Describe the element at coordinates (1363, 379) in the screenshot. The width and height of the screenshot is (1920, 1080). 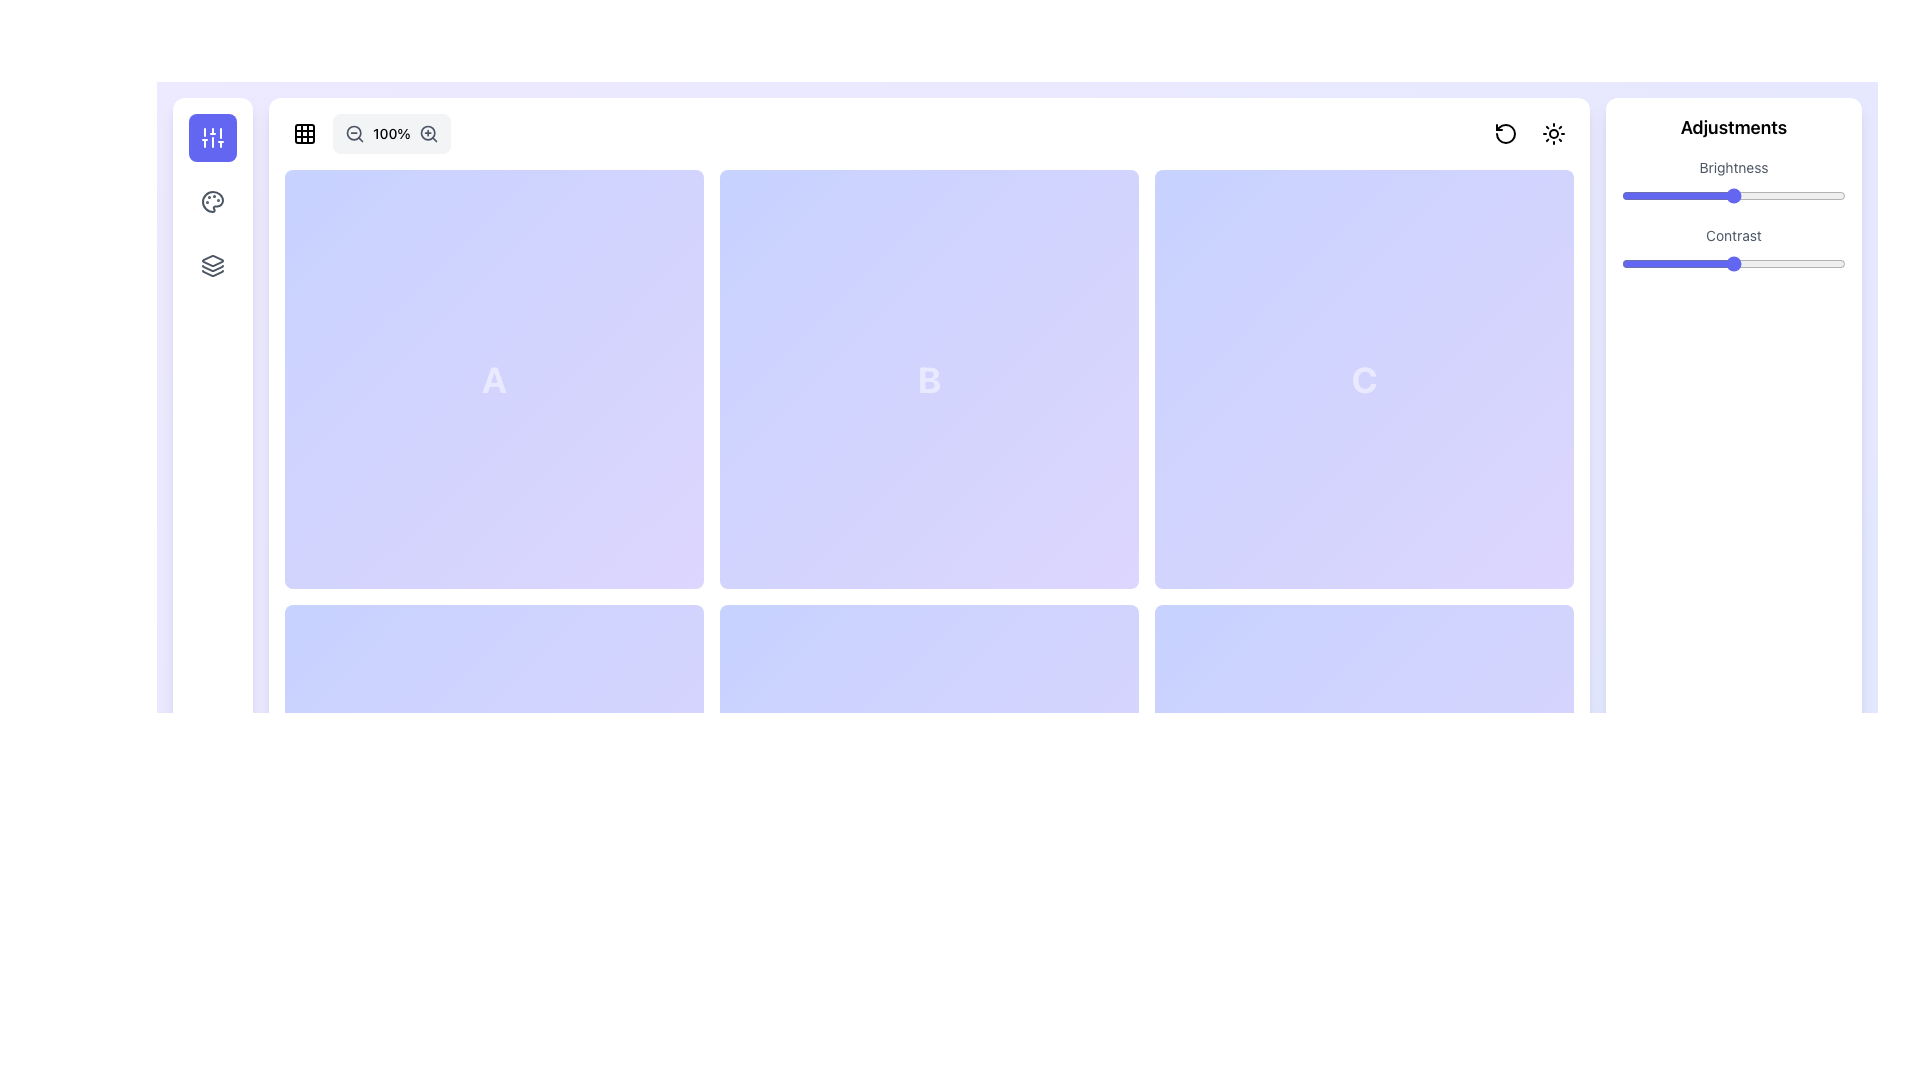
I see `the small rounded rectangle SVG graphical component located in the upper-right section of the interface` at that location.